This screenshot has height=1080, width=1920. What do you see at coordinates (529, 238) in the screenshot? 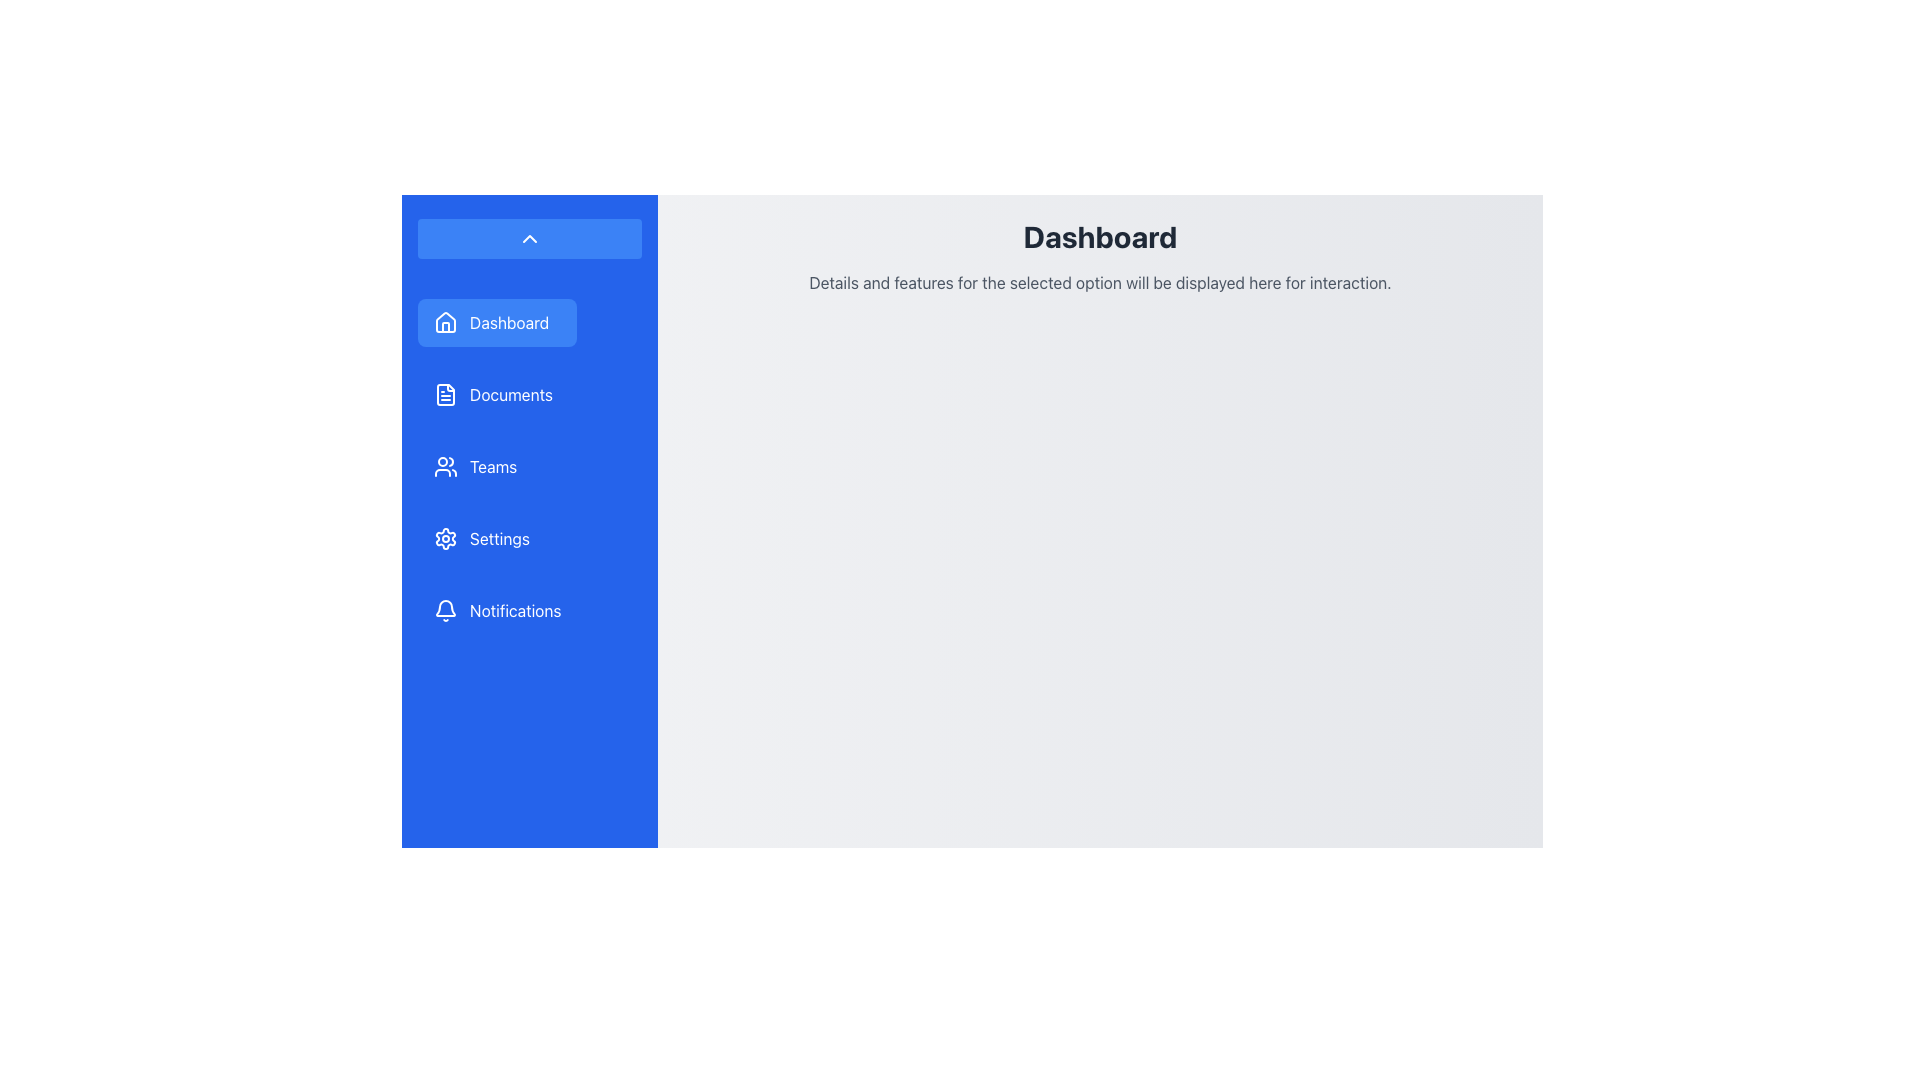
I see `the toggle button located at the top of the sidebar` at bounding box center [529, 238].